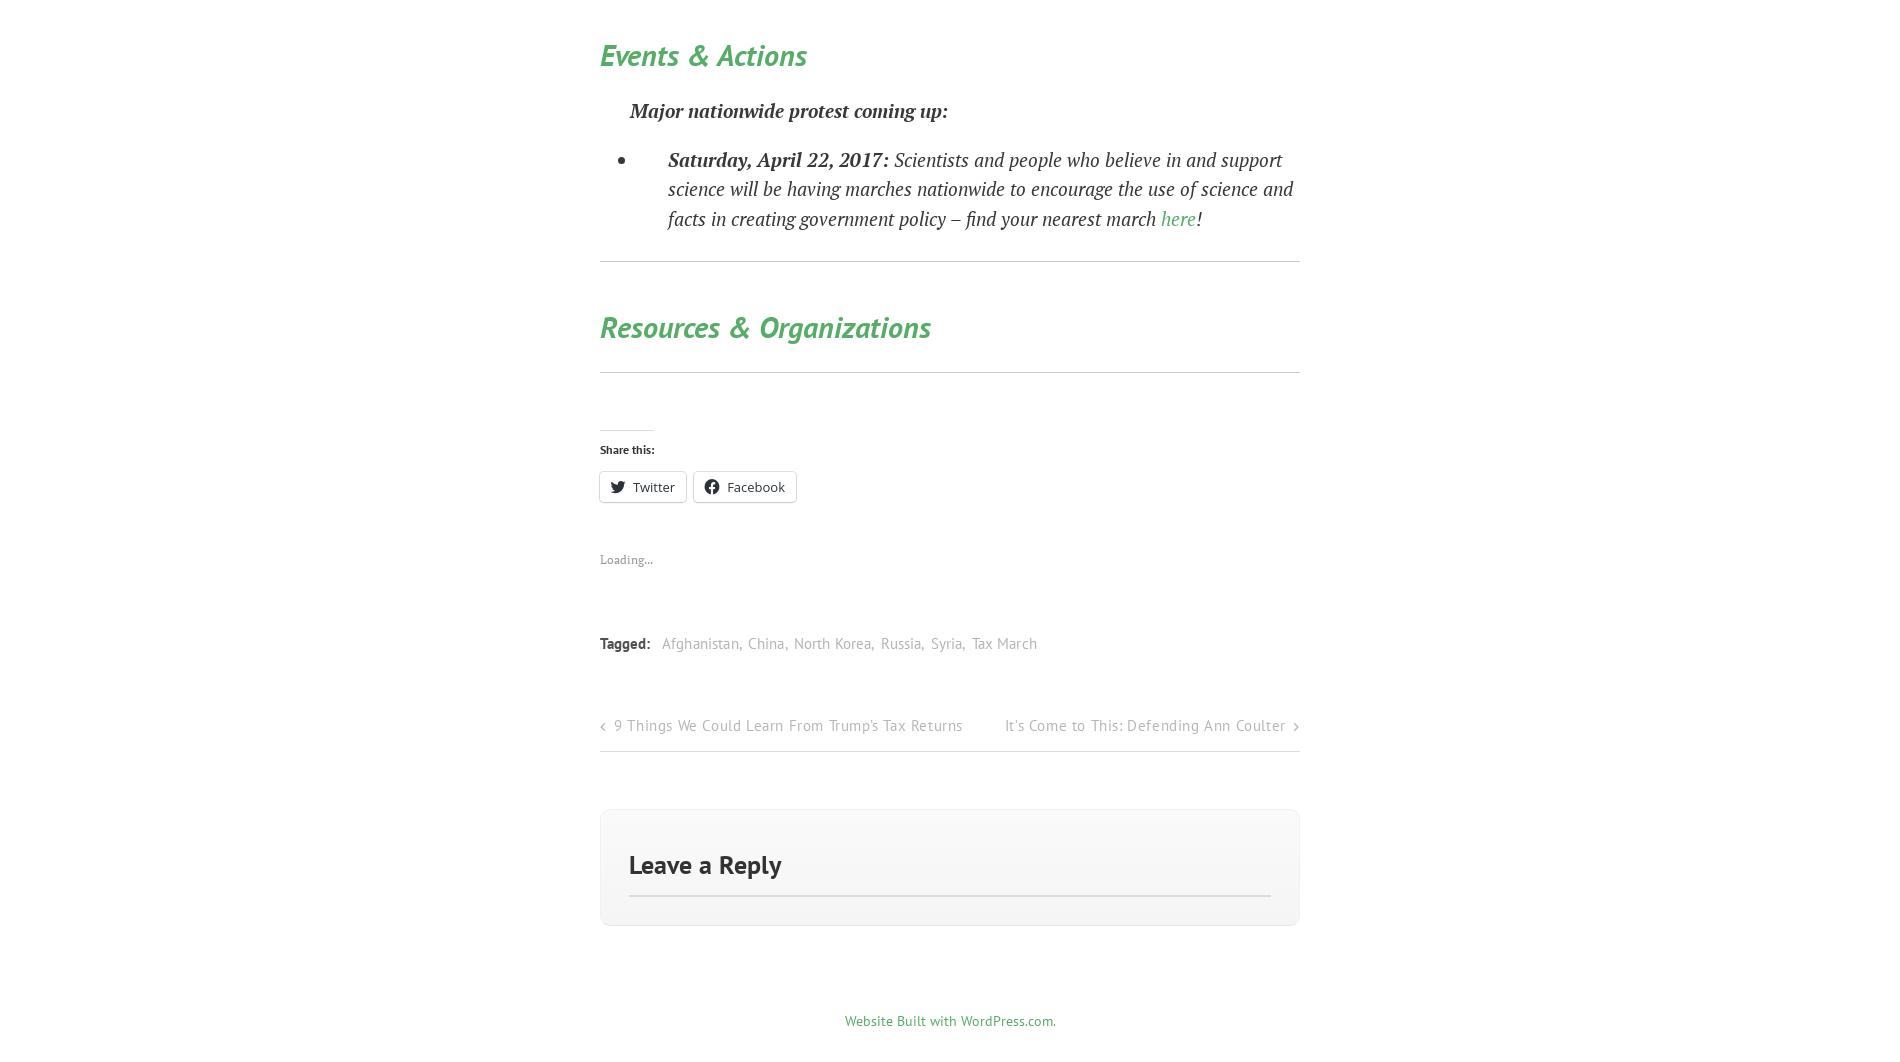 This screenshot has height=1062, width=1900. What do you see at coordinates (899, 637) in the screenshot?
I see `'Russia'` at bounding box center [899, 637].